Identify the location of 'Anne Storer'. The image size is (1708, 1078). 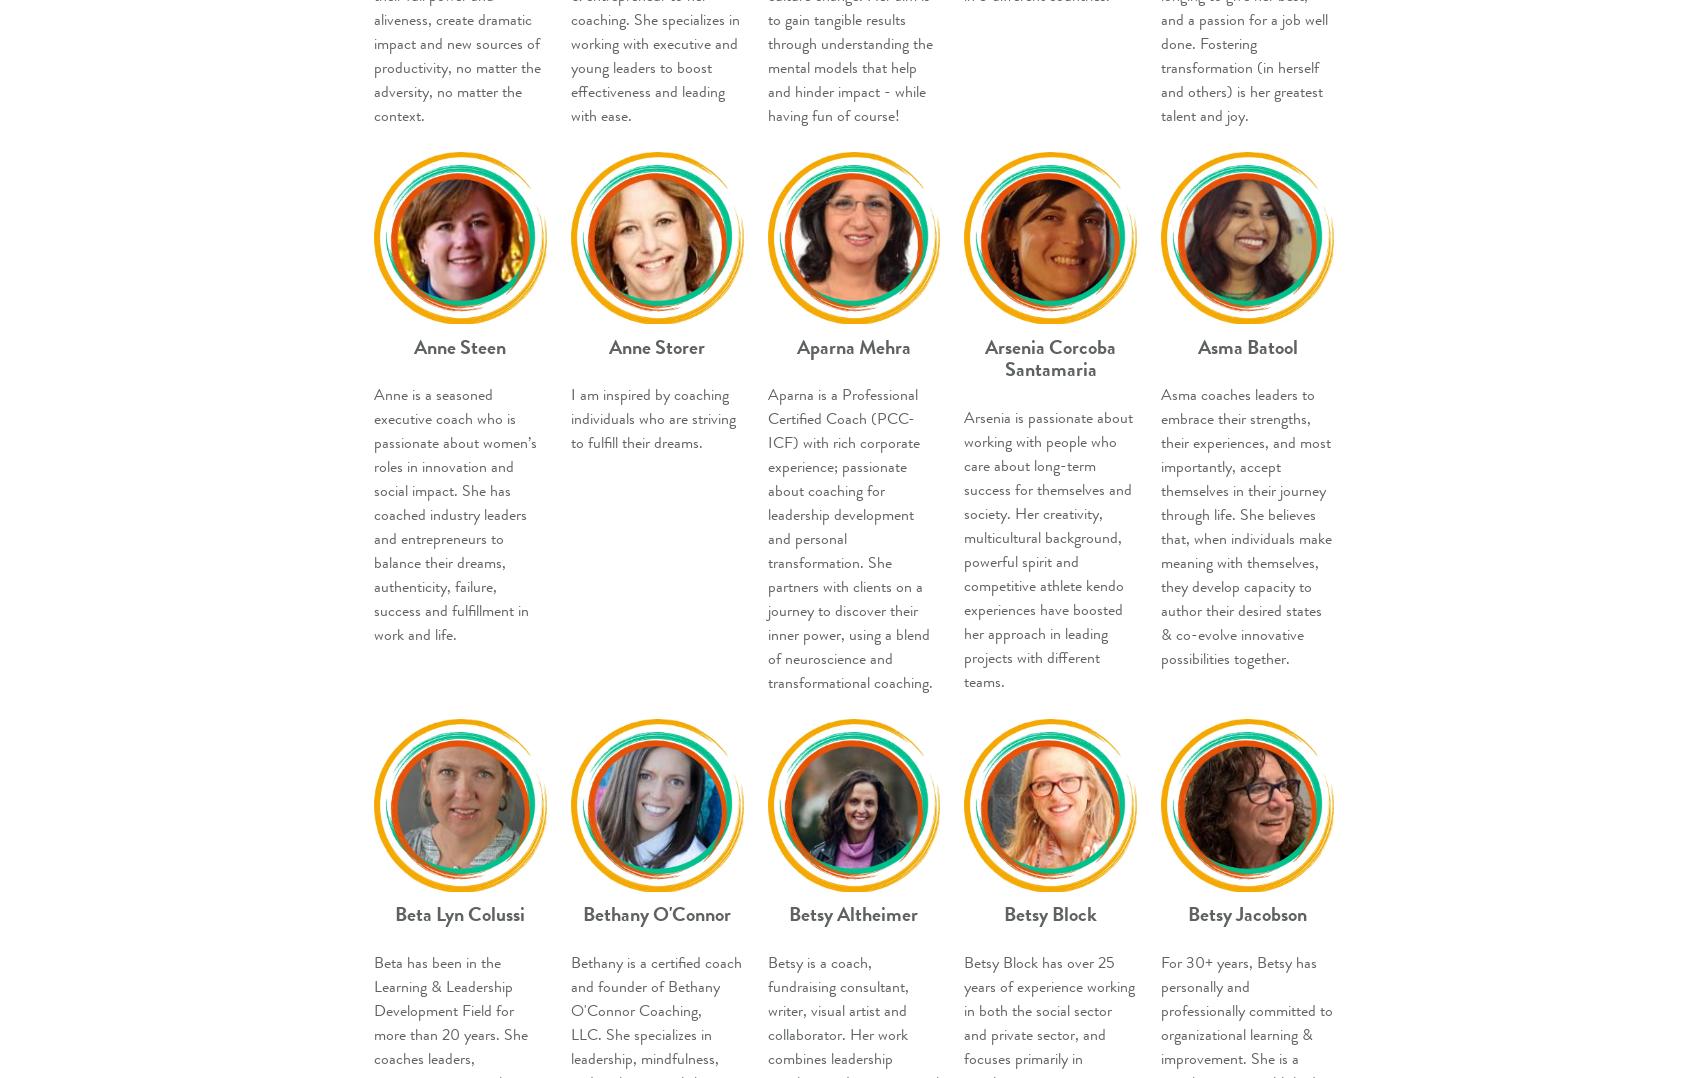
(657, 345).